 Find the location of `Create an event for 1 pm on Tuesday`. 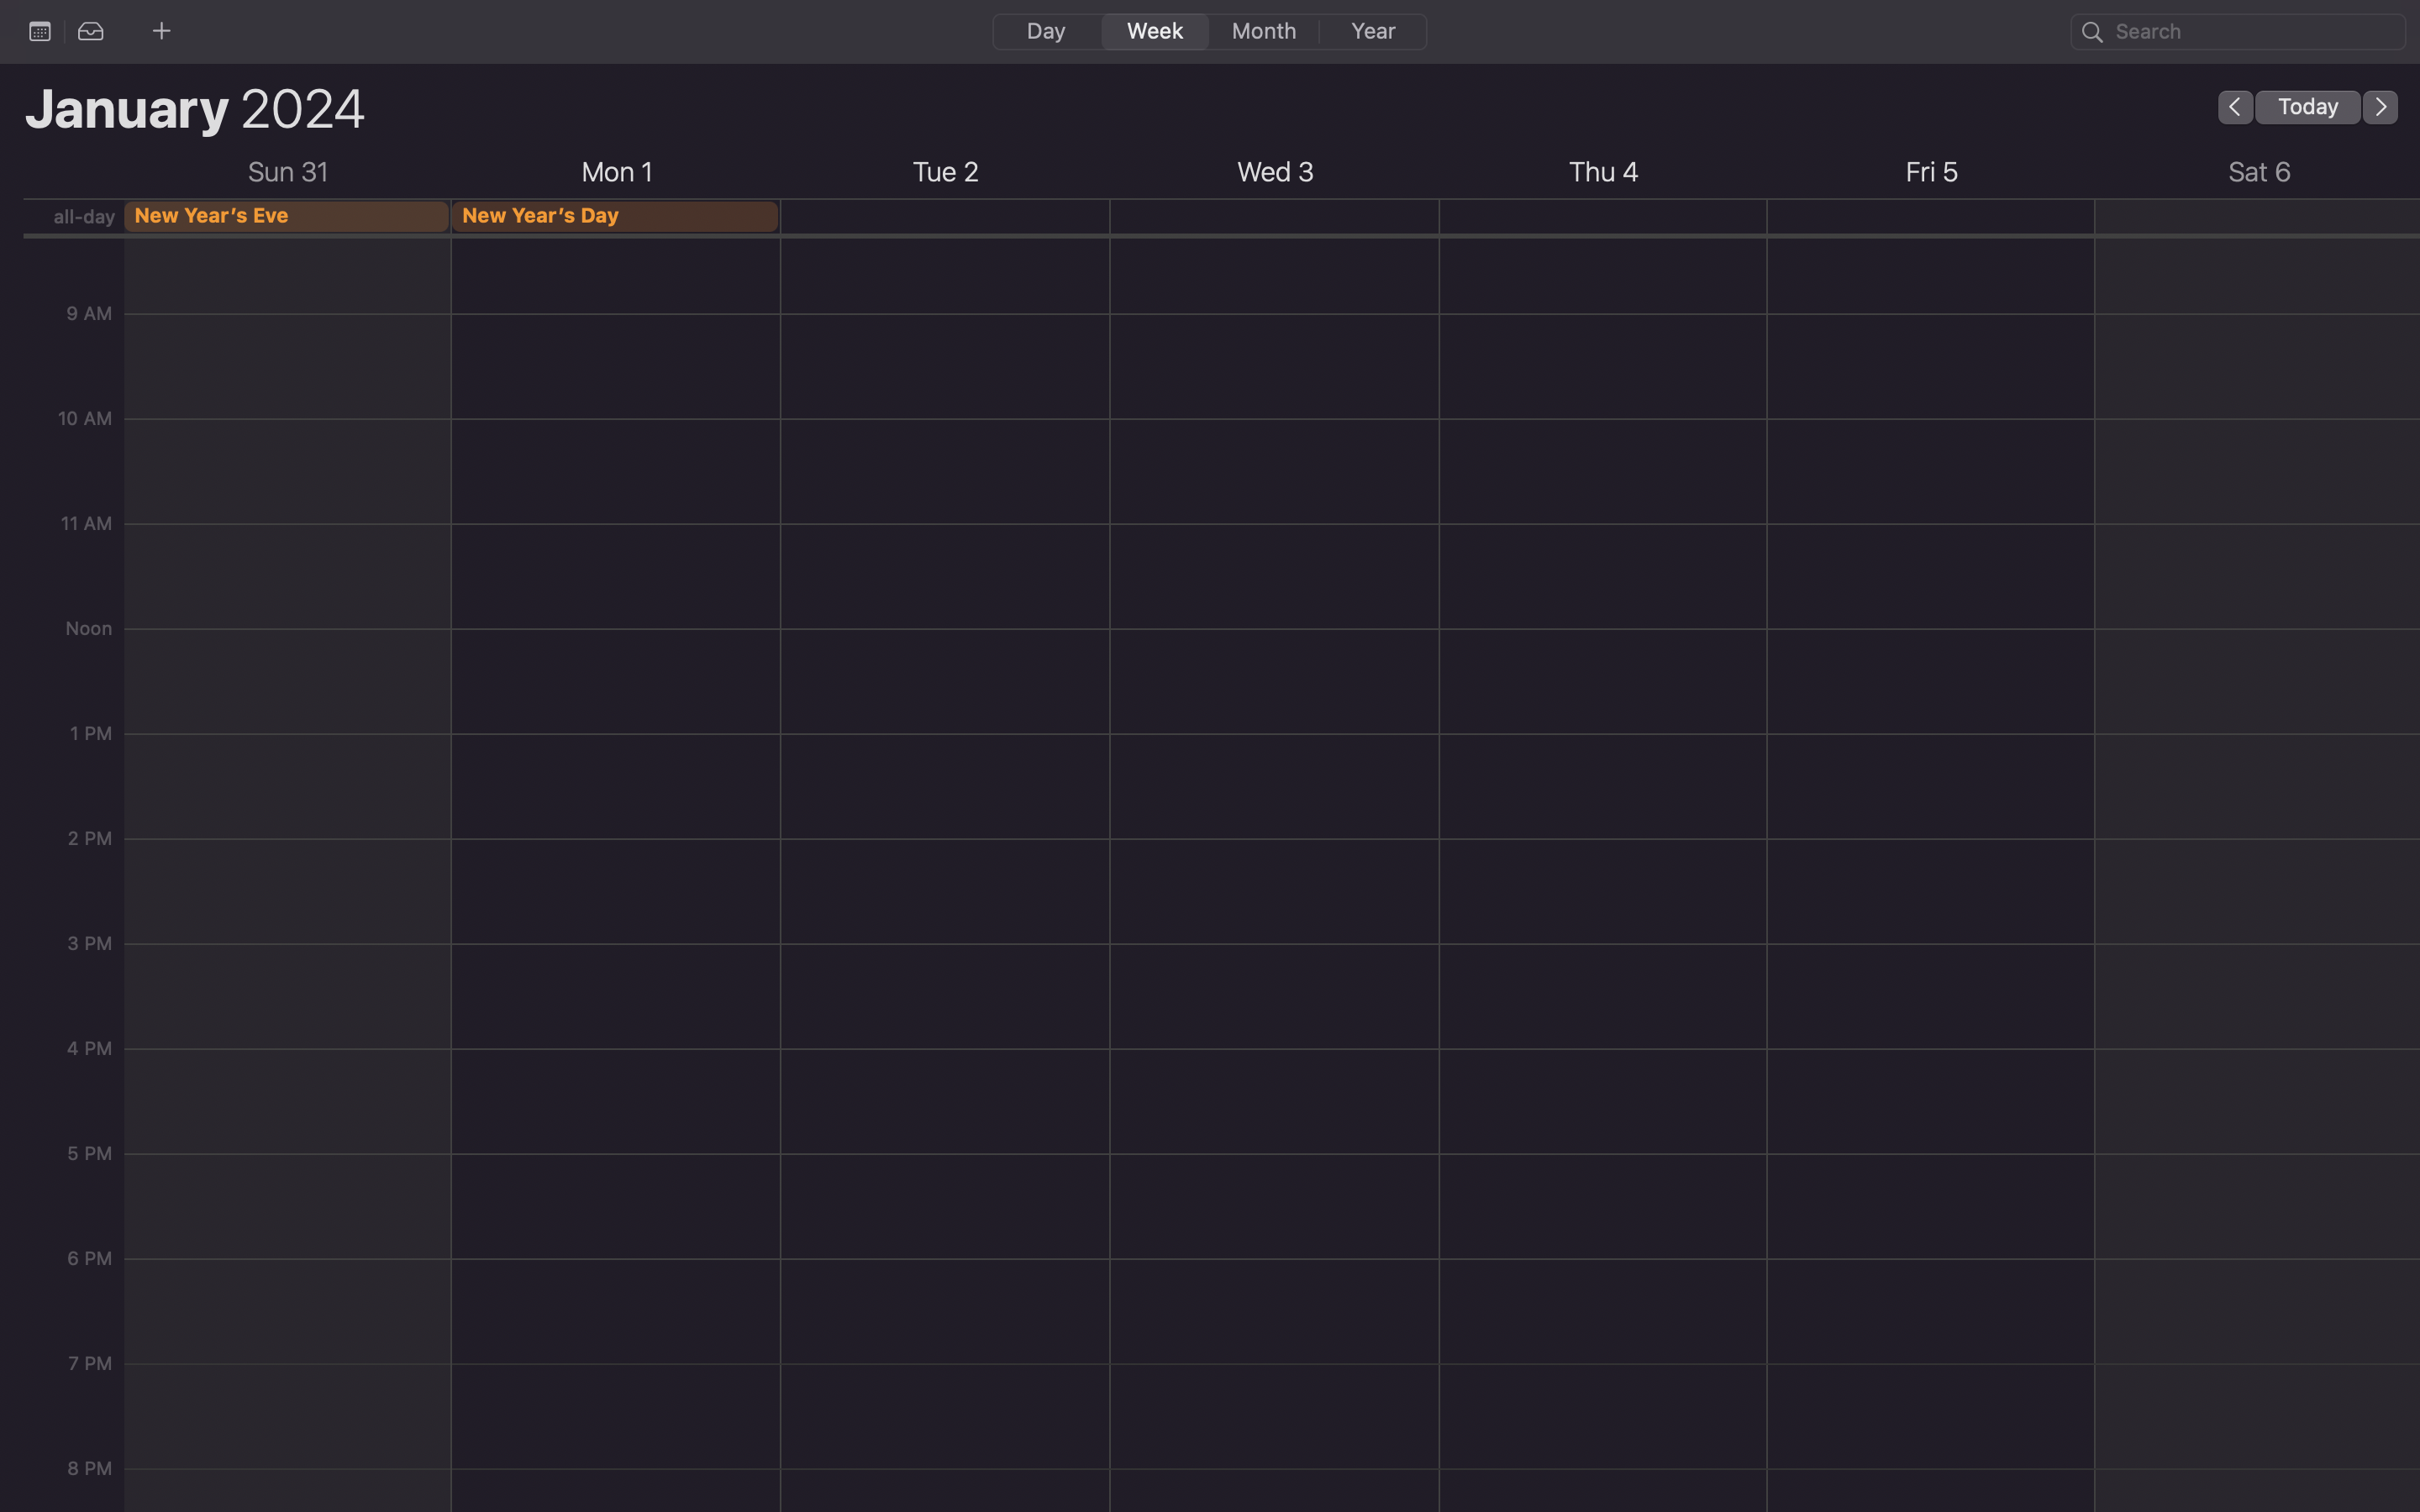

Create an event for 1 pm on Tuesday is located at coordinates (944, 976).